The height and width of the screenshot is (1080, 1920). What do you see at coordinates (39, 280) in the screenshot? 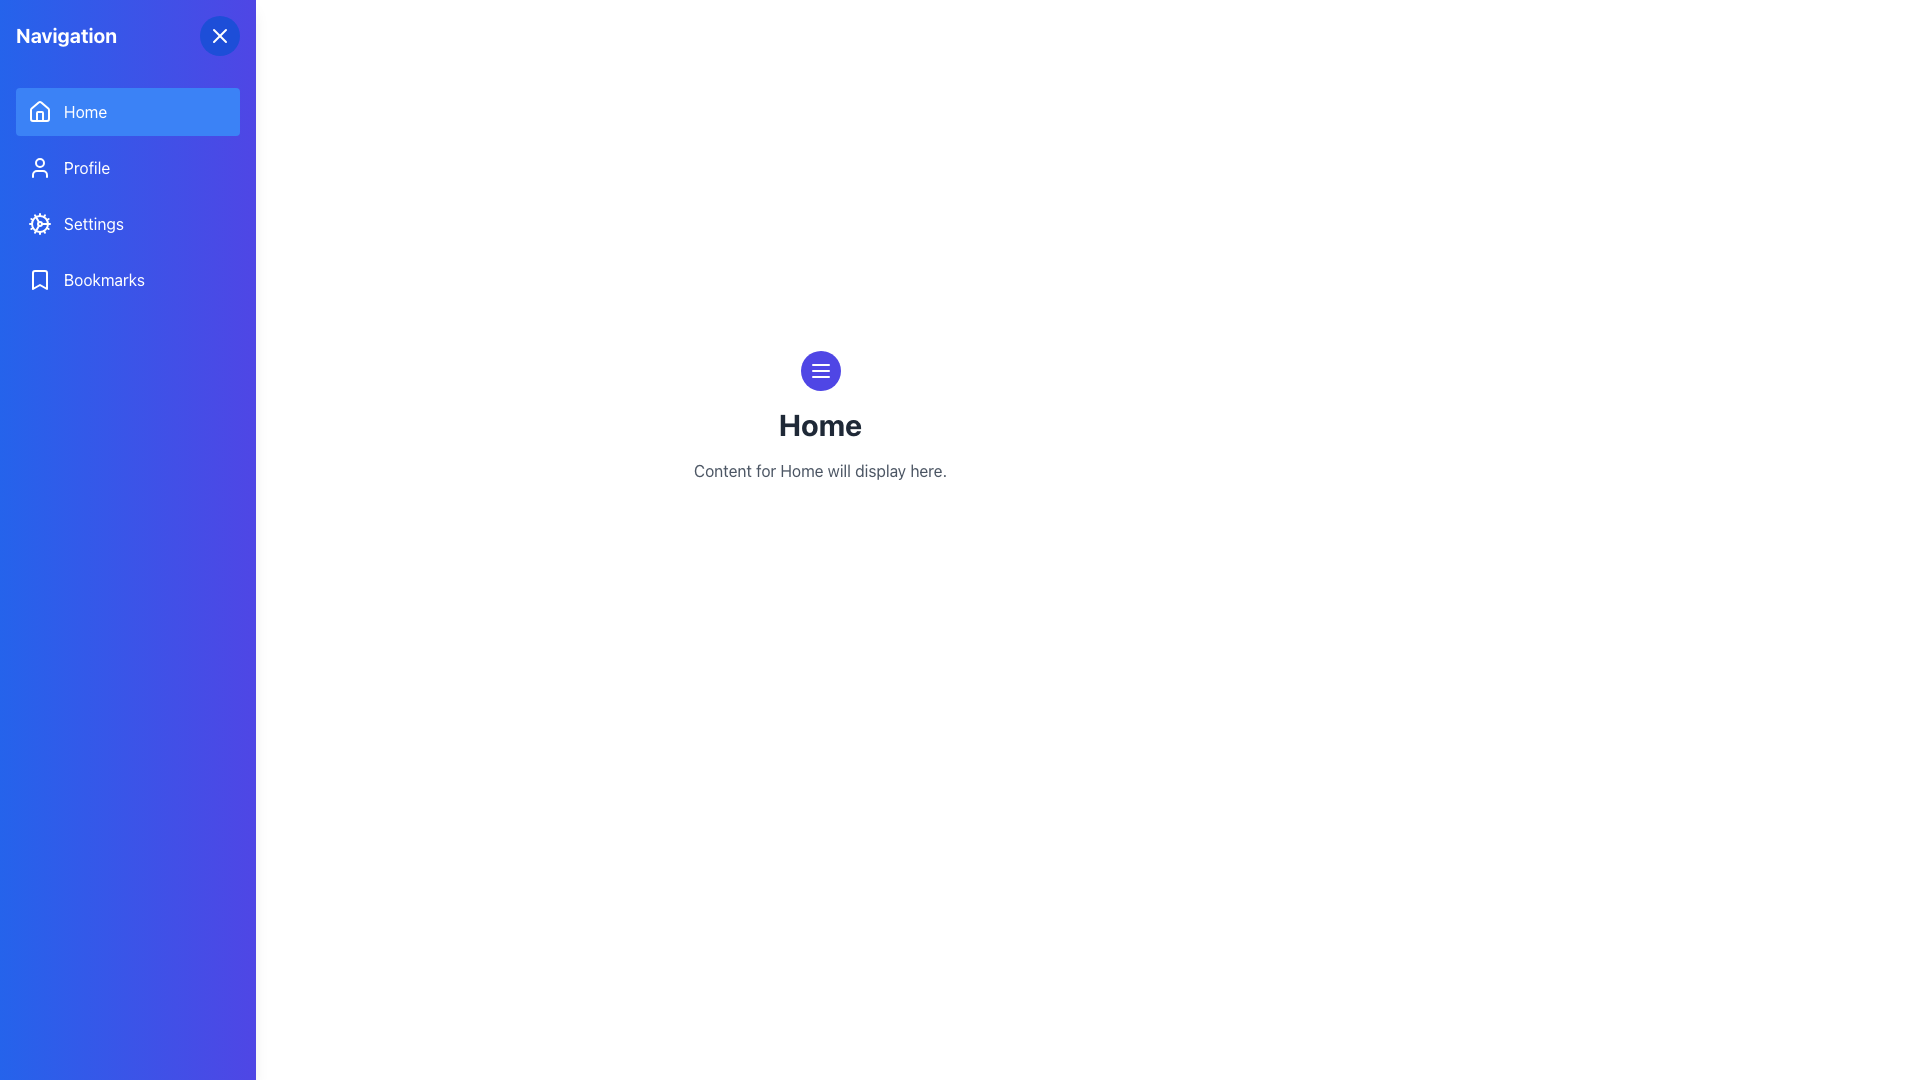
I see `the bookmark icon in the navigation sidebar, located to the left of the 'Bookmarks' text label` at bounding box center [39, 280].